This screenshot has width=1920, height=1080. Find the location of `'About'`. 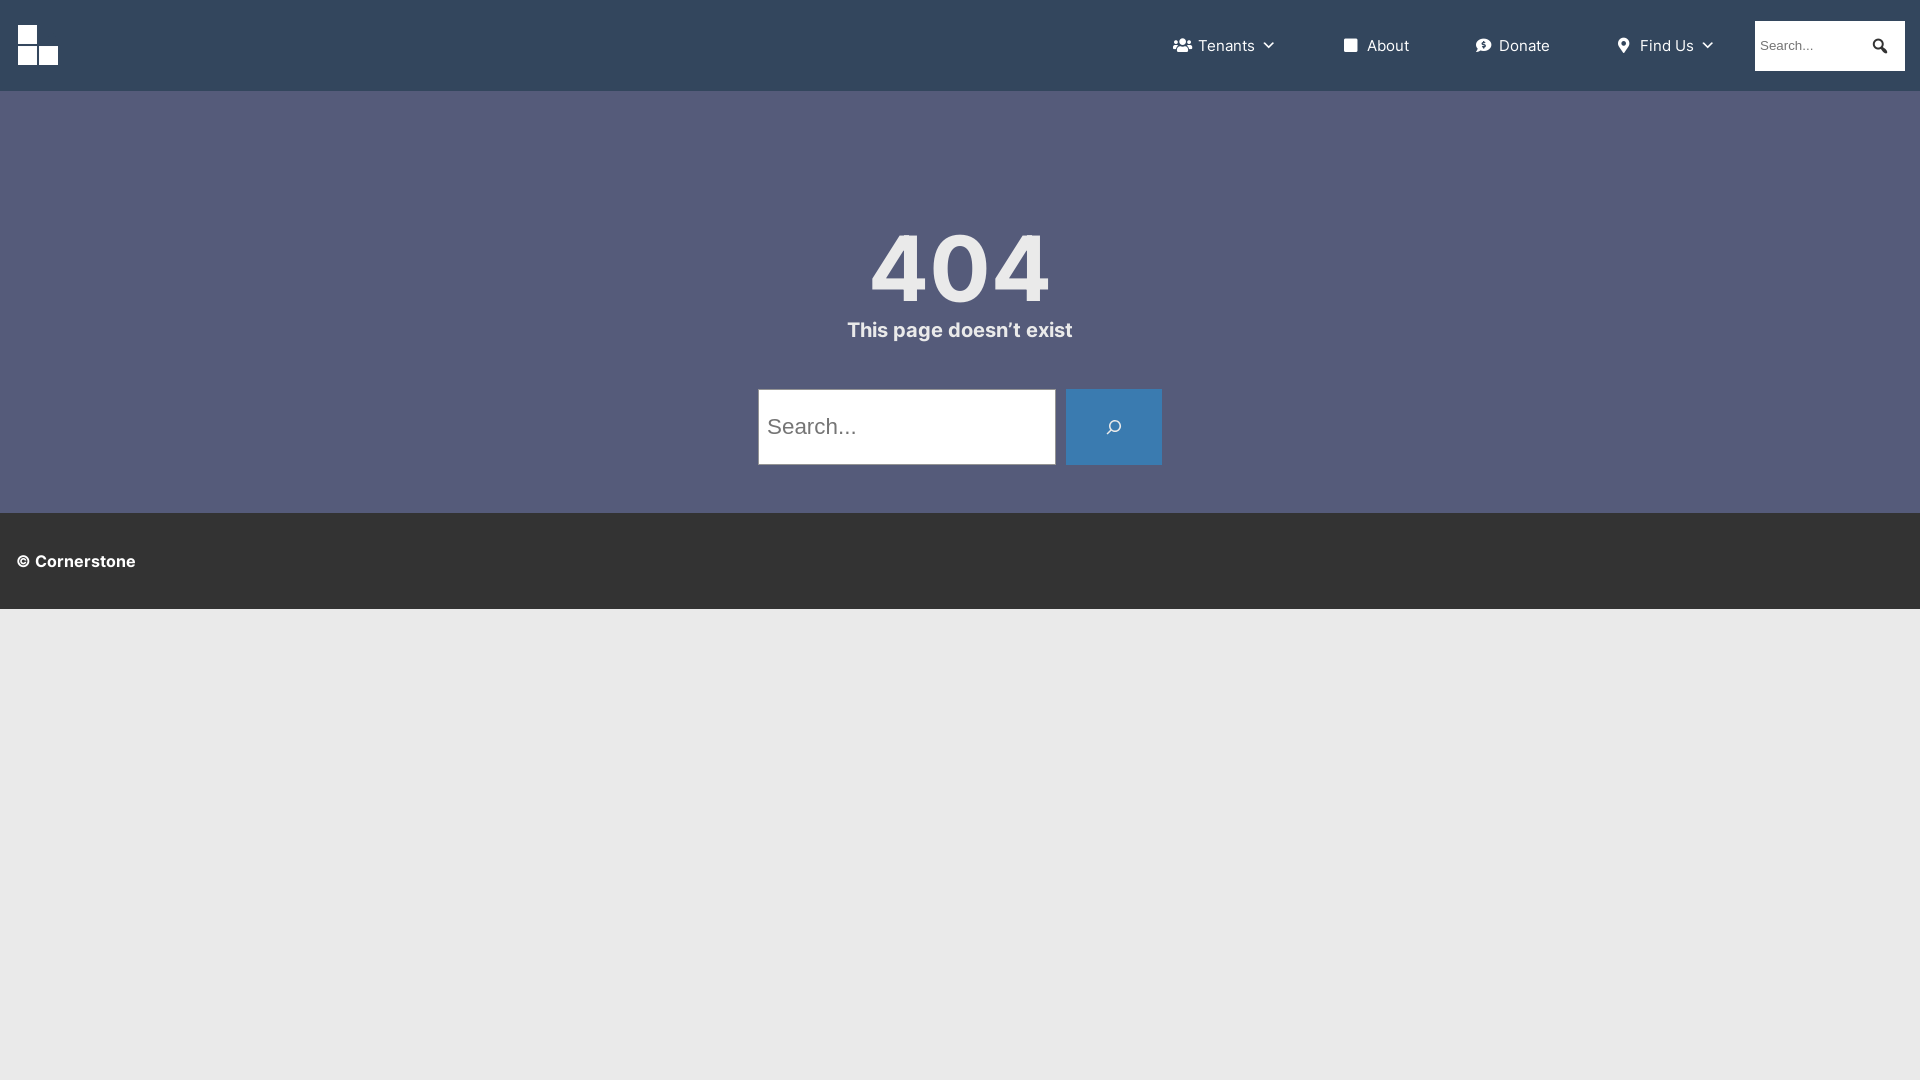

'About' is located at coordinates (1373, 45).